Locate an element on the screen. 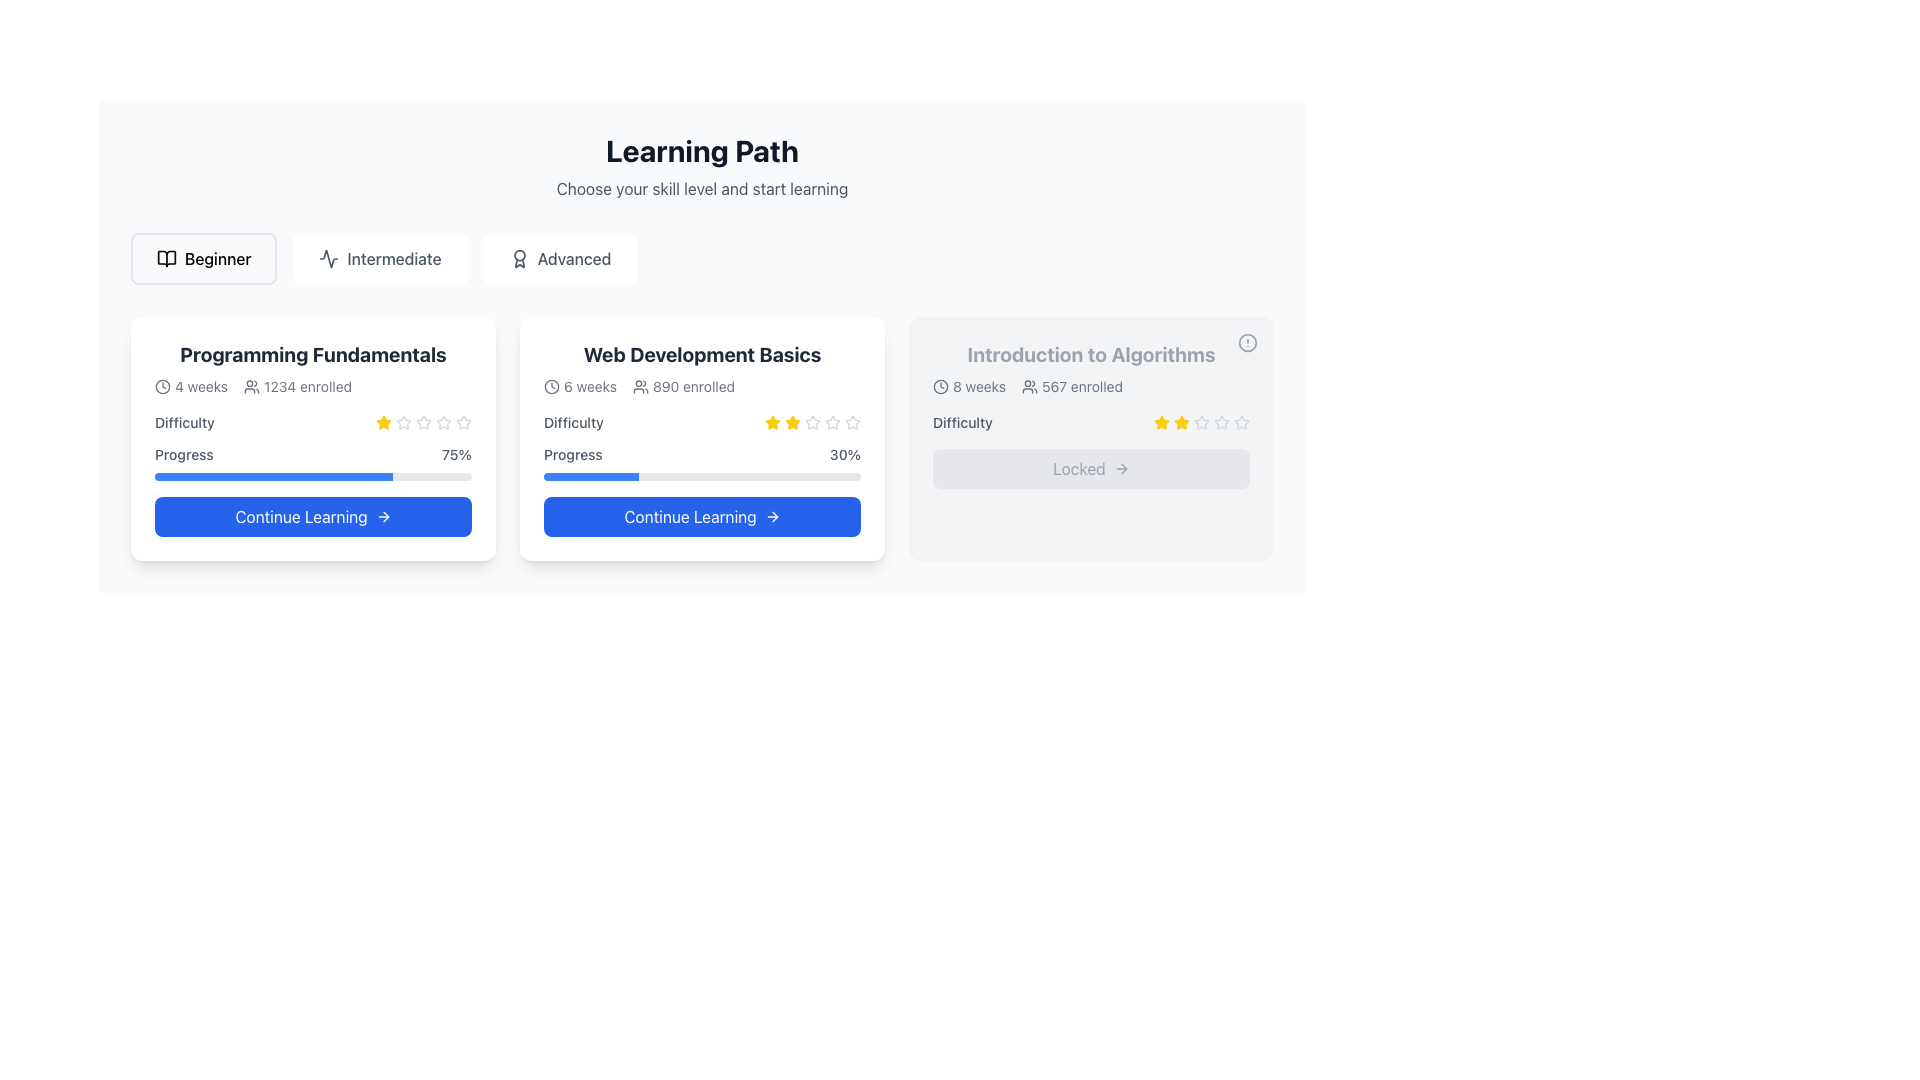 Image resolution: width=1920 pixels, height=1080 pixels. the second star icon in the 5-star rating system for the 'Introduction to Algorithms' course card, which is filled with light gray color is located at coordinates (1221, 421).